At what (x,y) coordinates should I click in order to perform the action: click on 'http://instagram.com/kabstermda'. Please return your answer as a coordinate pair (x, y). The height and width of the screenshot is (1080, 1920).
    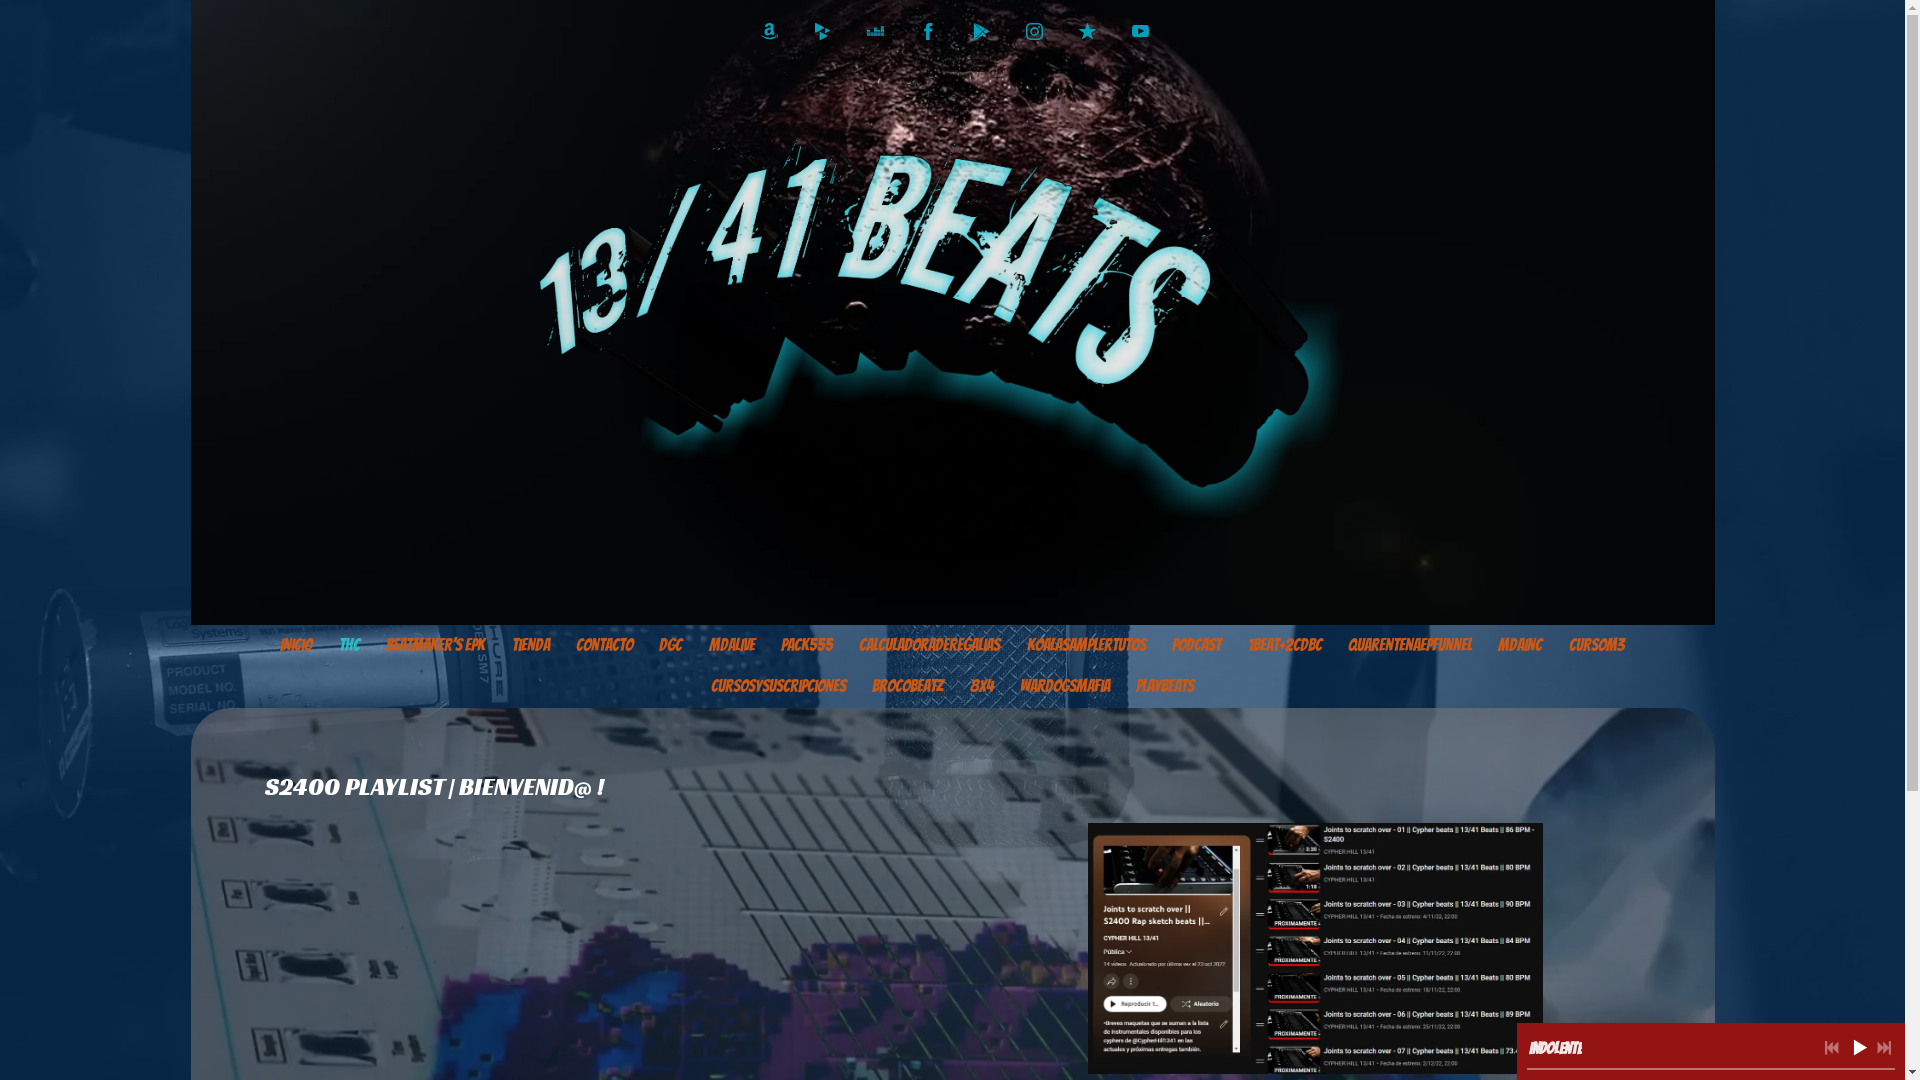
    Looking at the image, I should click on (1034, 31).